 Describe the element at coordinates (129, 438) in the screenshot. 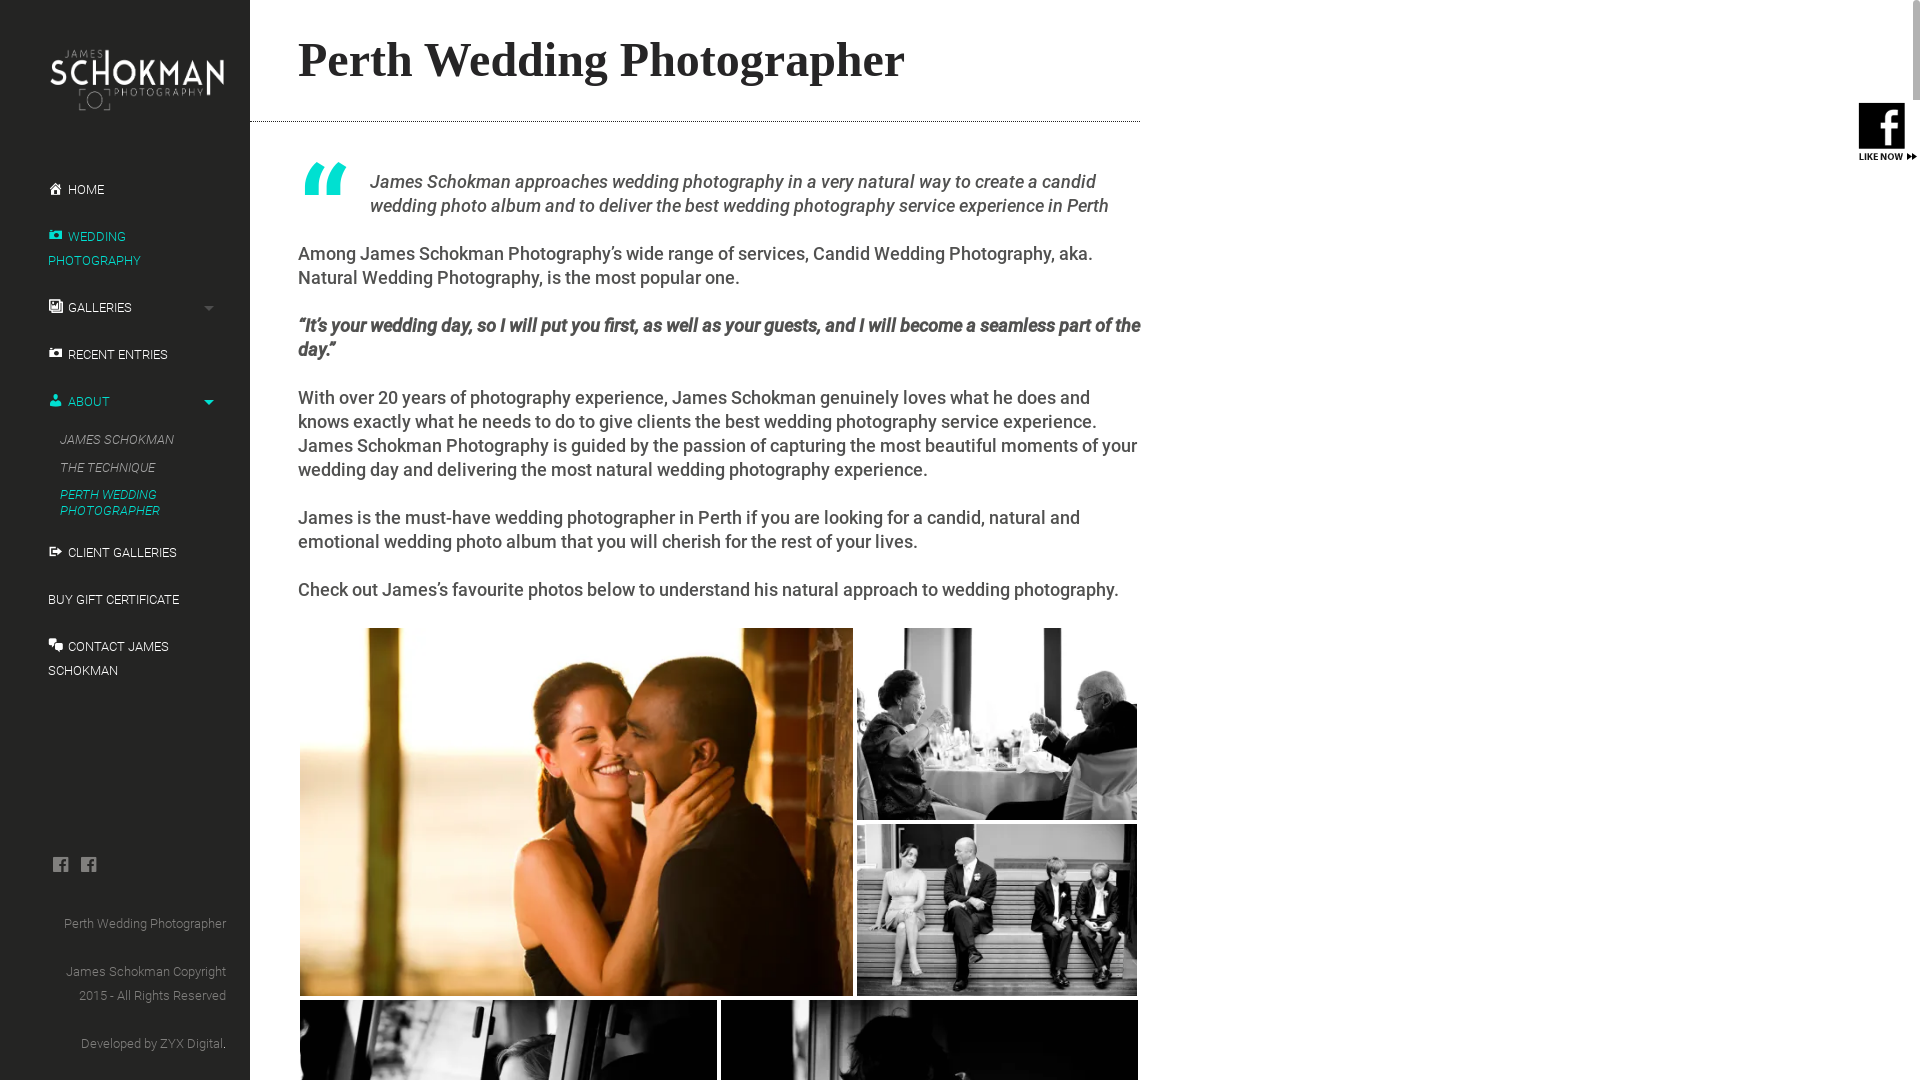

I see `'JAMES SCHOKMAN'` at that location.